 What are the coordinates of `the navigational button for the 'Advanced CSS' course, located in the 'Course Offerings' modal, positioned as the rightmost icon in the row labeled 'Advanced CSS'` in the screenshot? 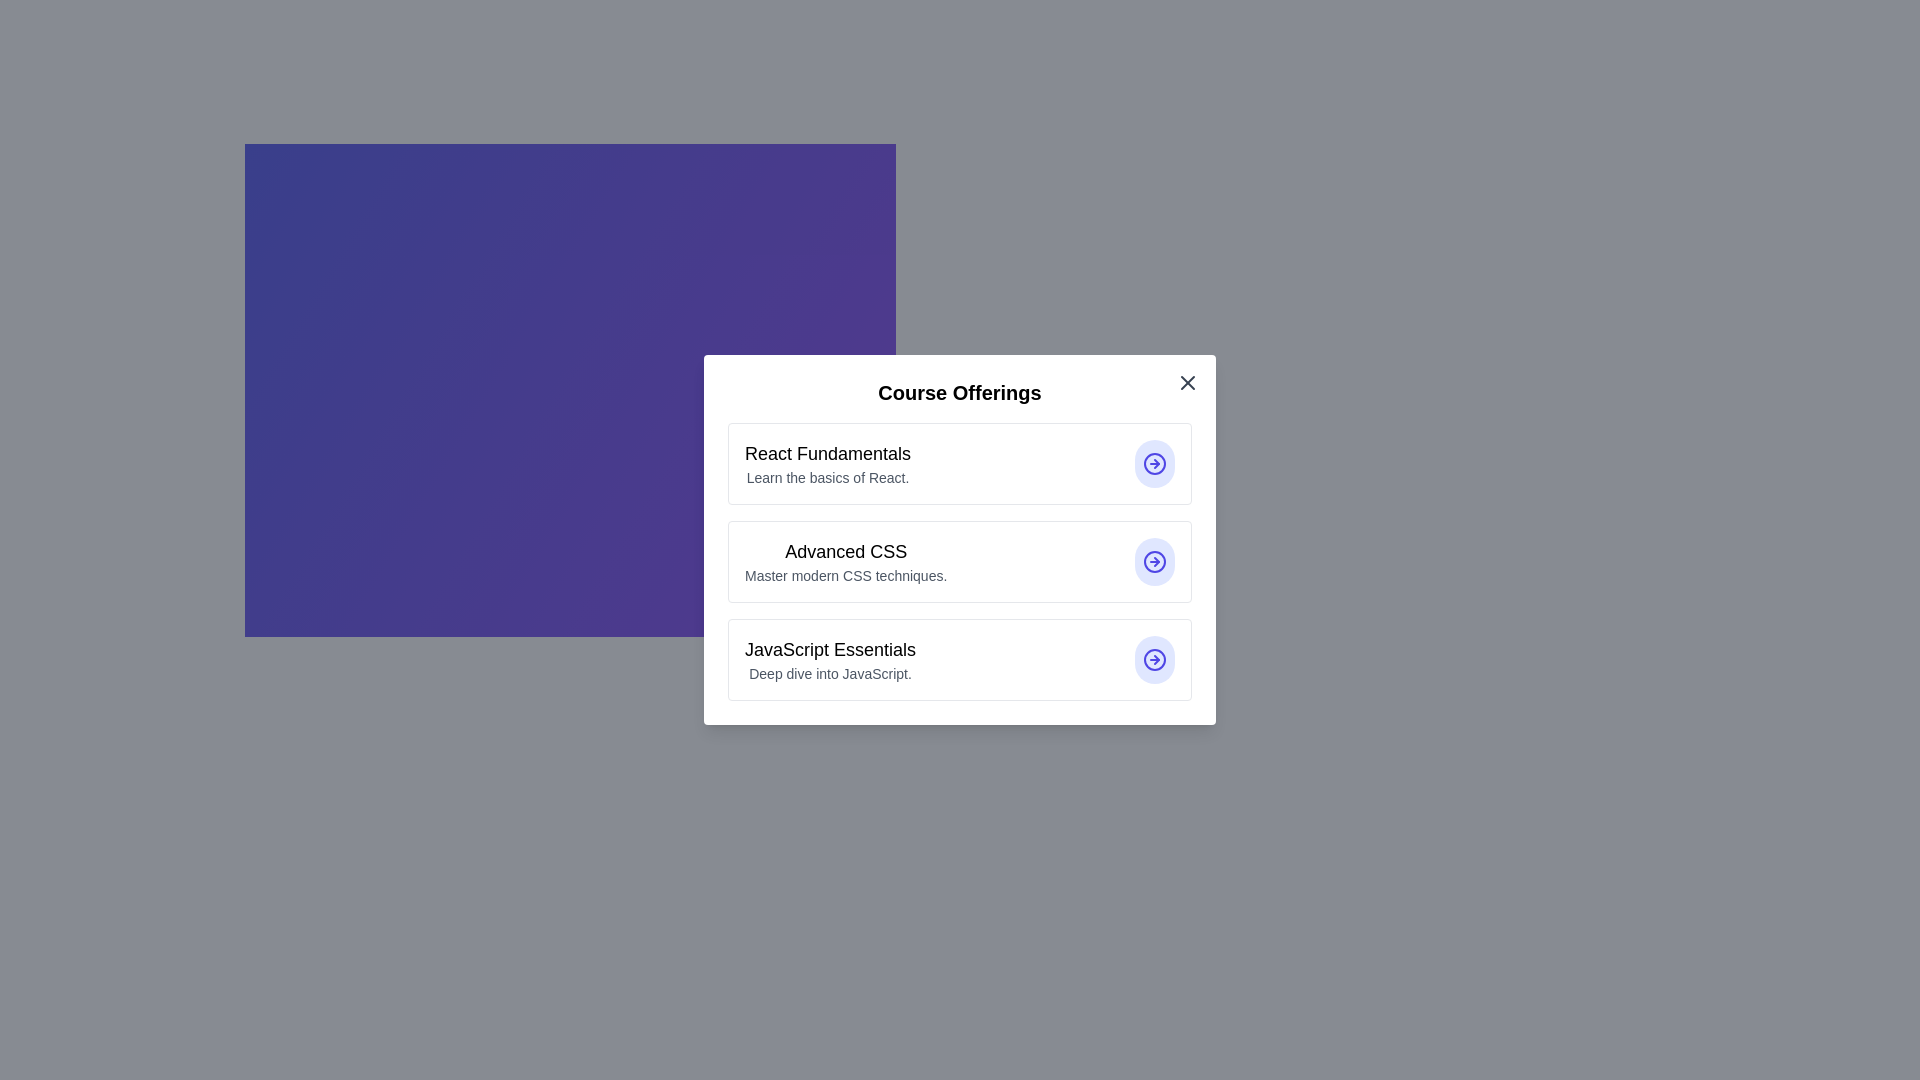 It's located at (1155, 562).